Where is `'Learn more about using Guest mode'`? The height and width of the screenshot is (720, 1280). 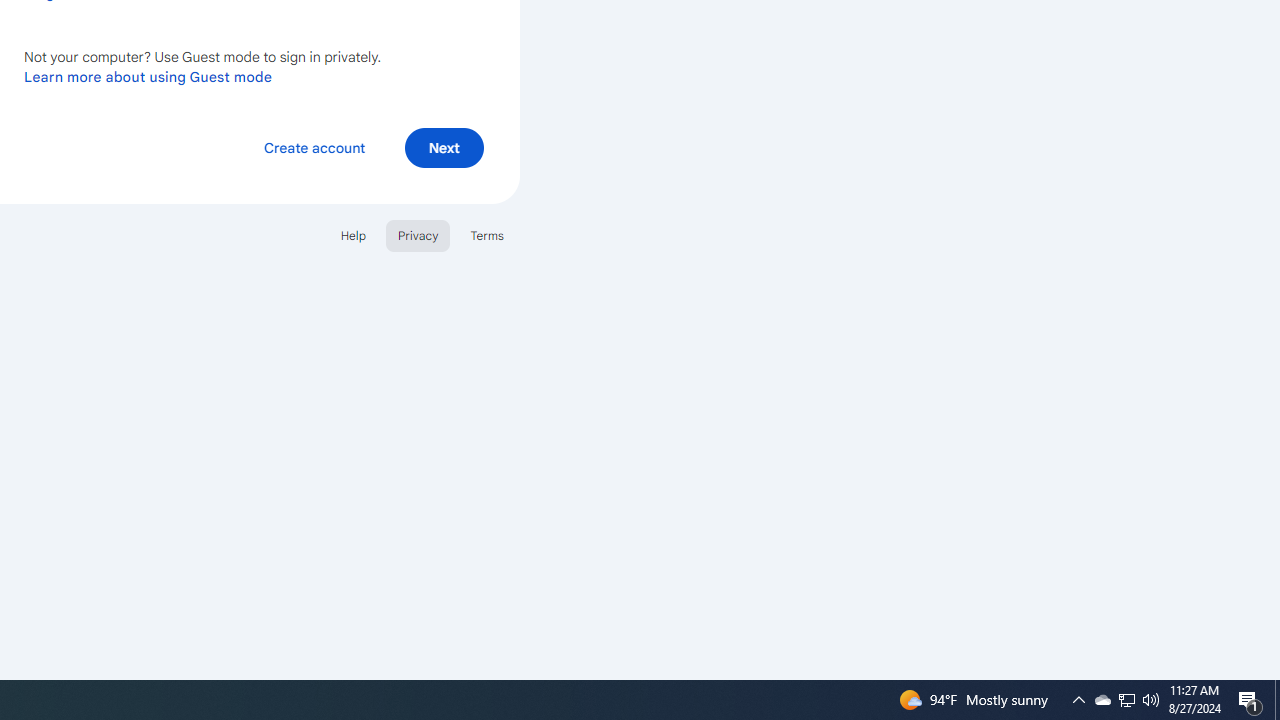 'Learn more about using Guest mode' is located at coordinates (147, 75).